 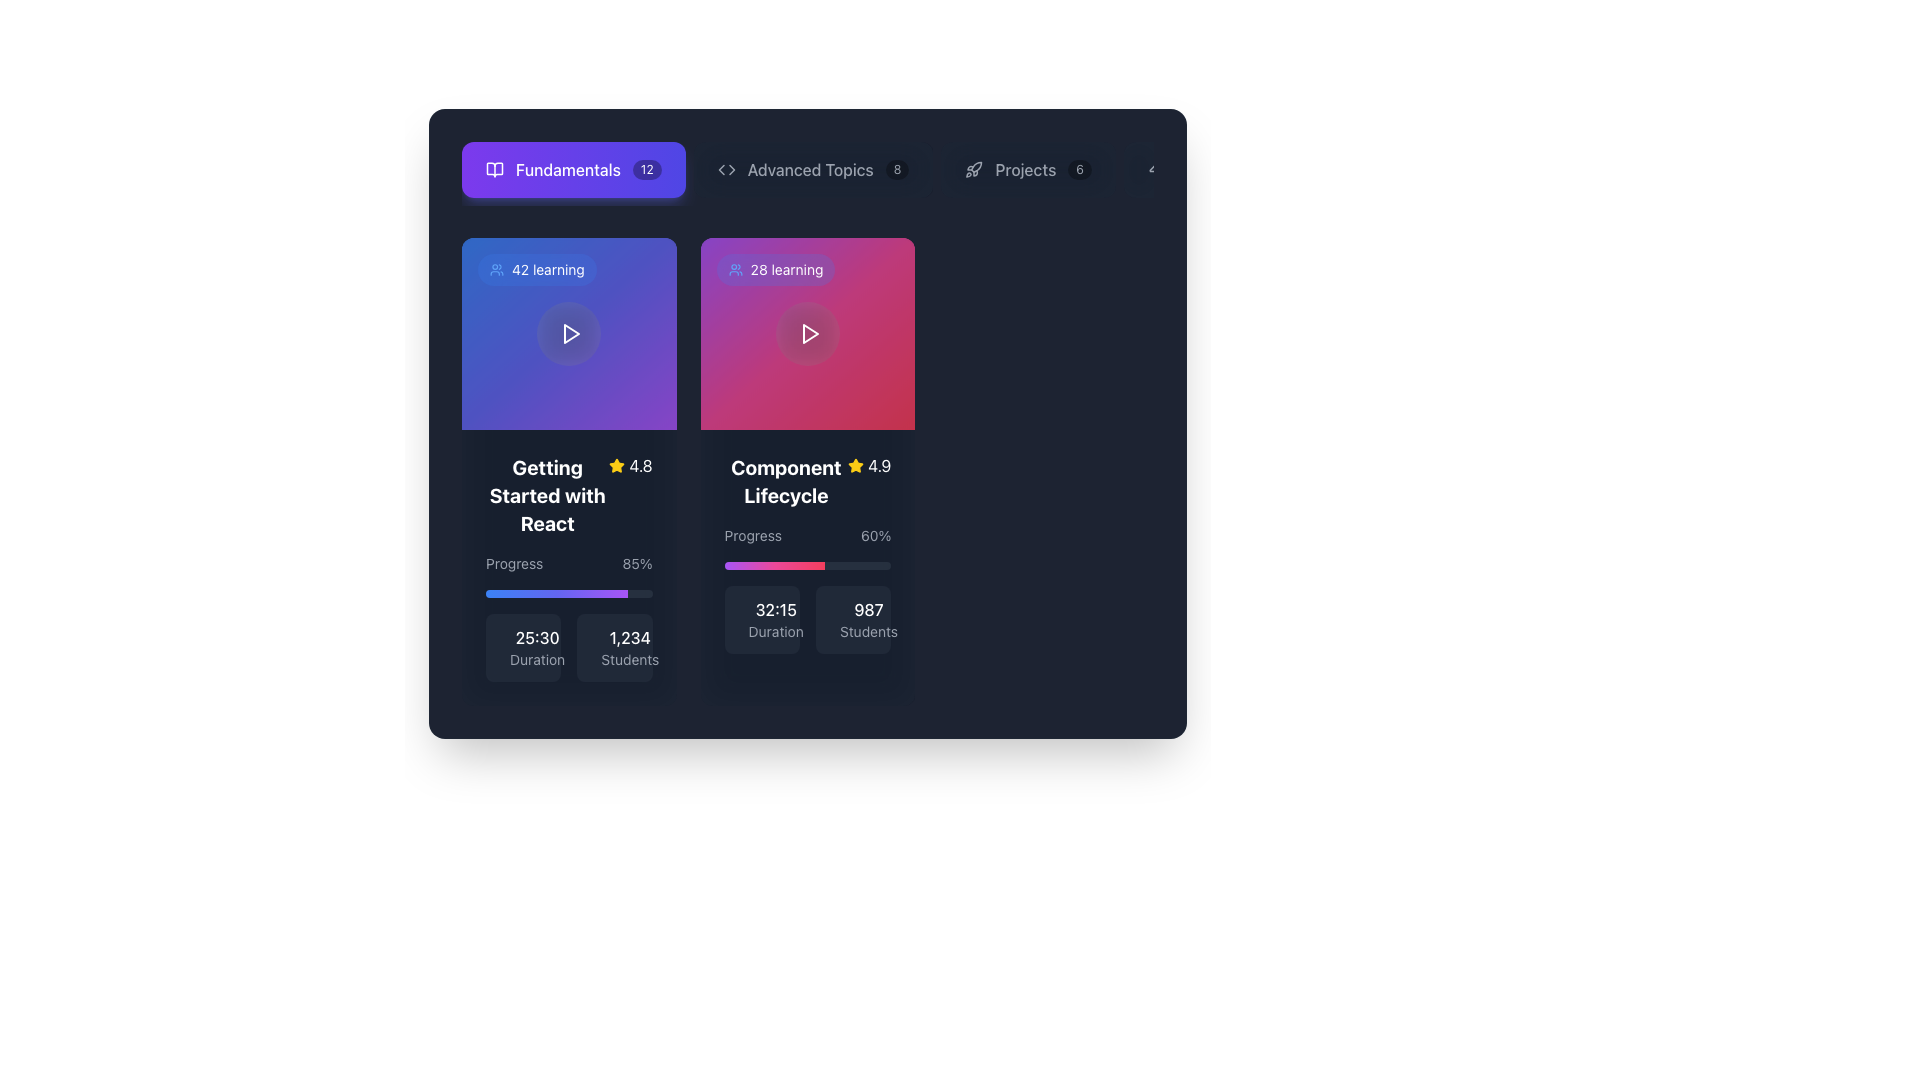 I want to click on the Text label that displays the duration information for the associated course, located in the left card beneath the progress information and above the 'Duration' label, so click(x=537, y=637).